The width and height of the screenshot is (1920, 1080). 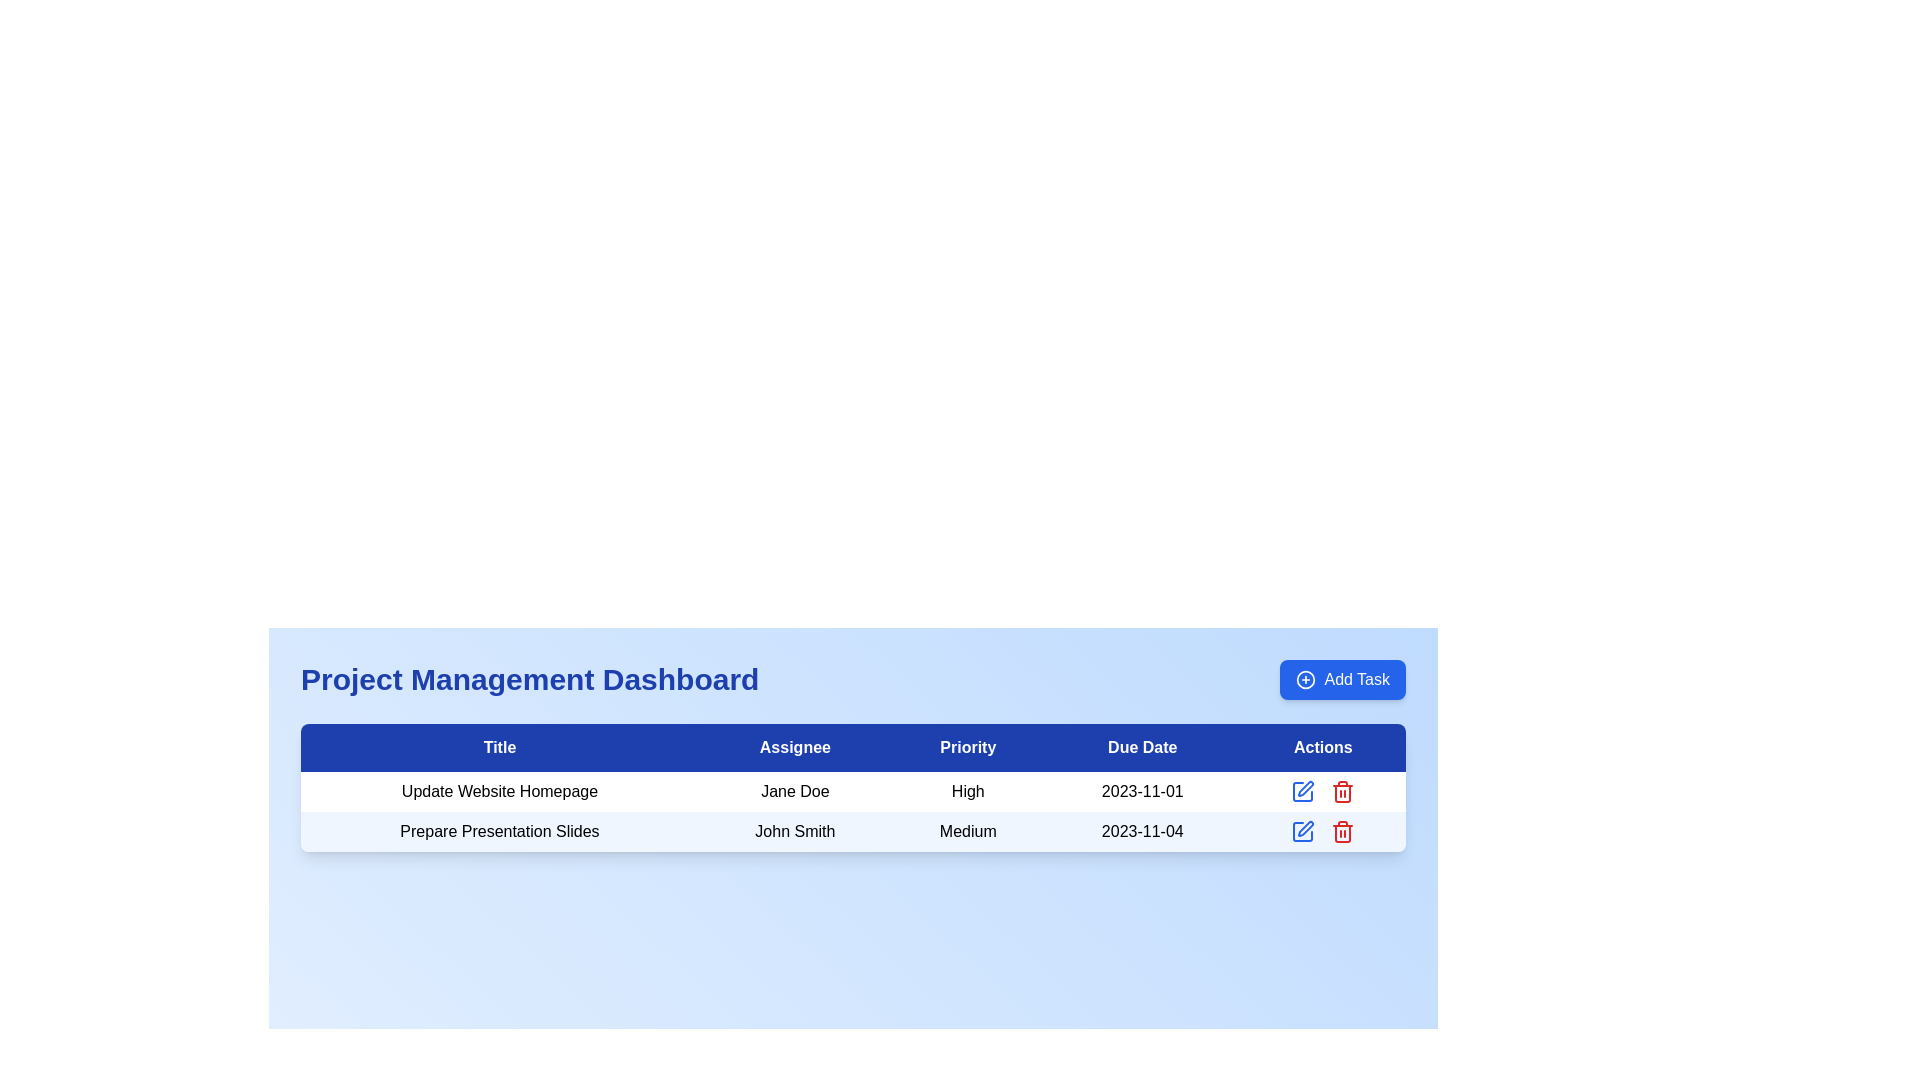 What do you see at coordinates (499, 790) in the screenshot?
I see `the Text Label displaying the title or description of a task in the task management application, which is located in the first row of the table under the 'Title' column, to the left of 'Jane Doe'` at bounding box center [499, 790].